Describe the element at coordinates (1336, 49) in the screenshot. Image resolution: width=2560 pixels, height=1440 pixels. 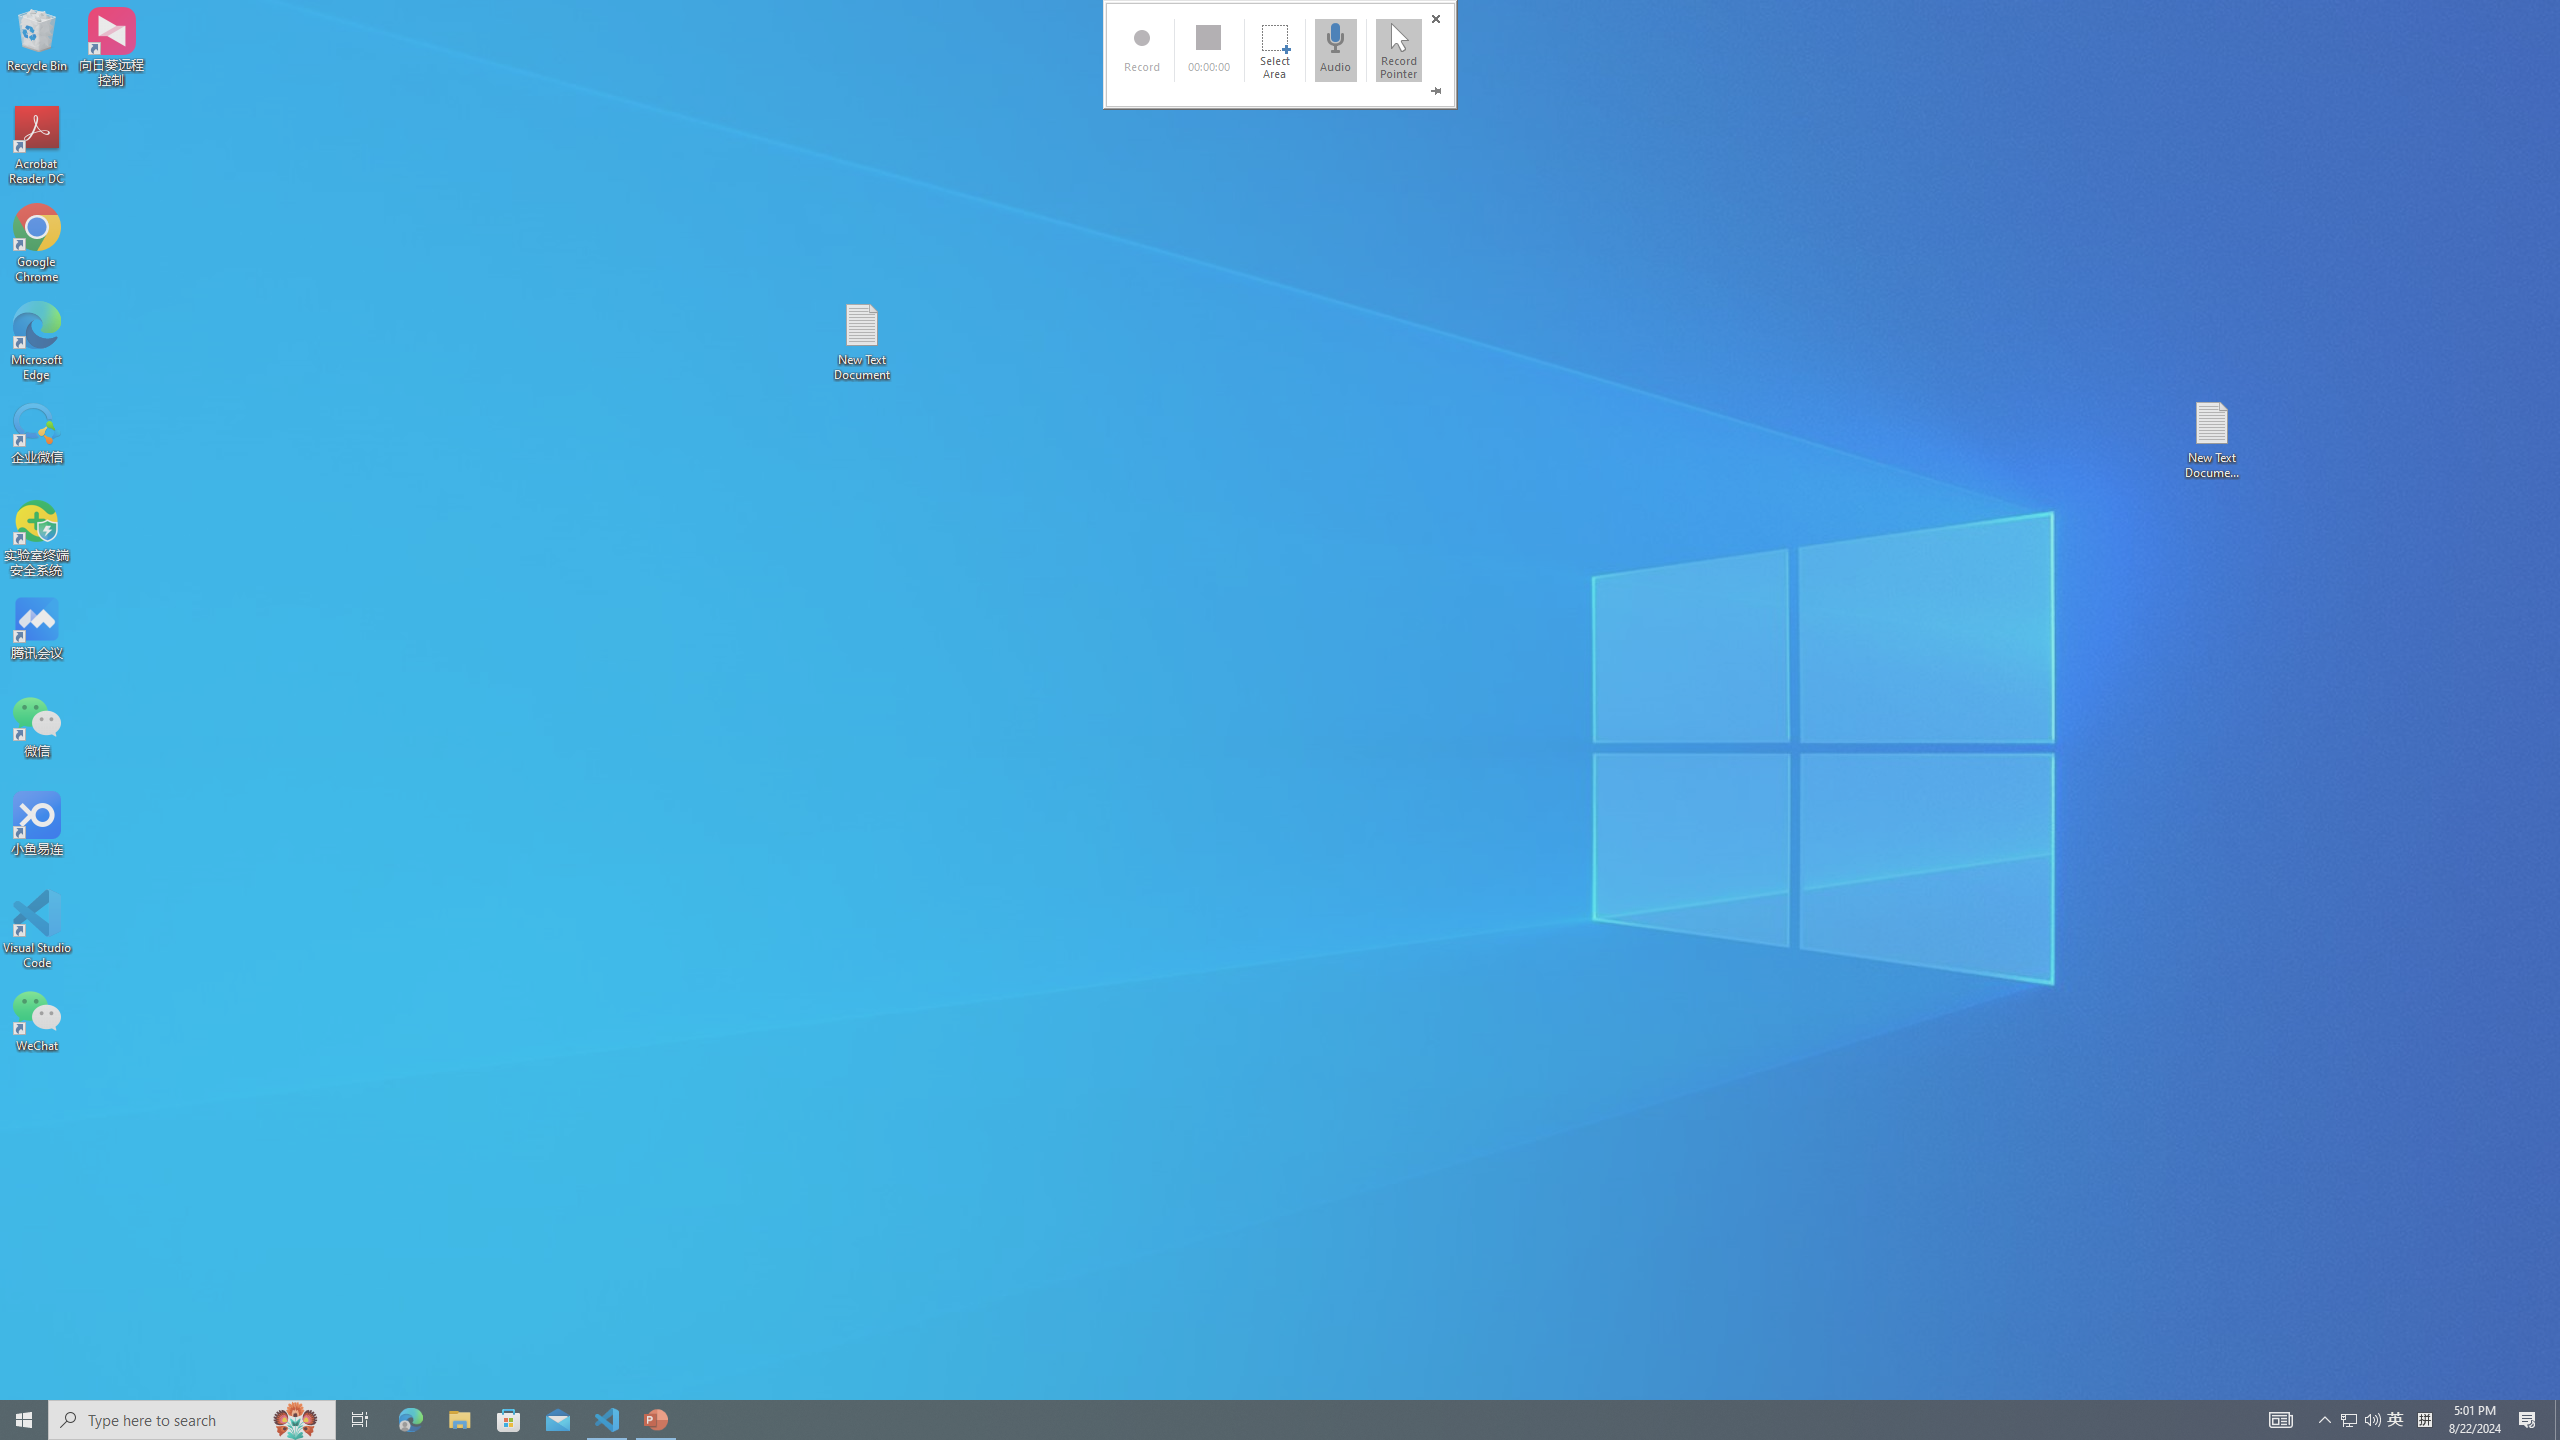
I see `'Audio'` at that location.